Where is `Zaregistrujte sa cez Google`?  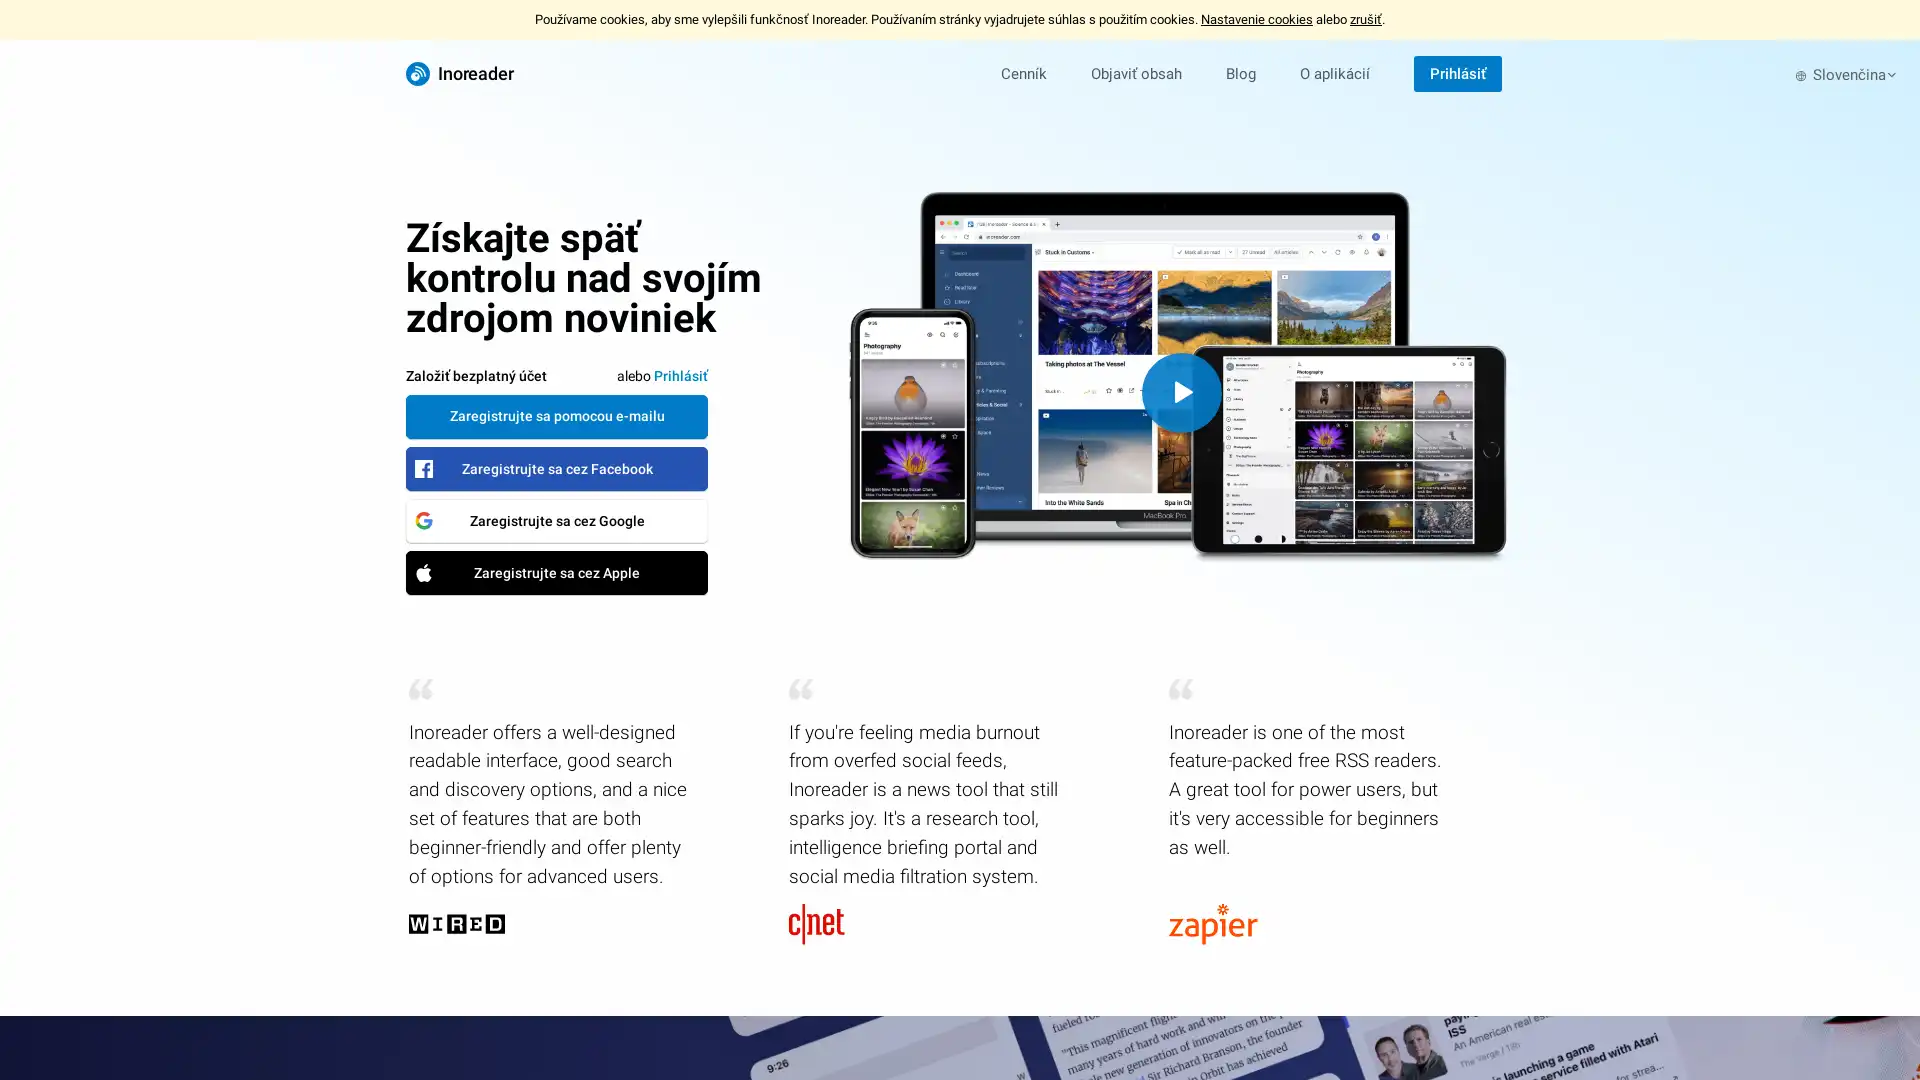
Zaregistrujte sa cez Google is located at coordinates (556, 519).